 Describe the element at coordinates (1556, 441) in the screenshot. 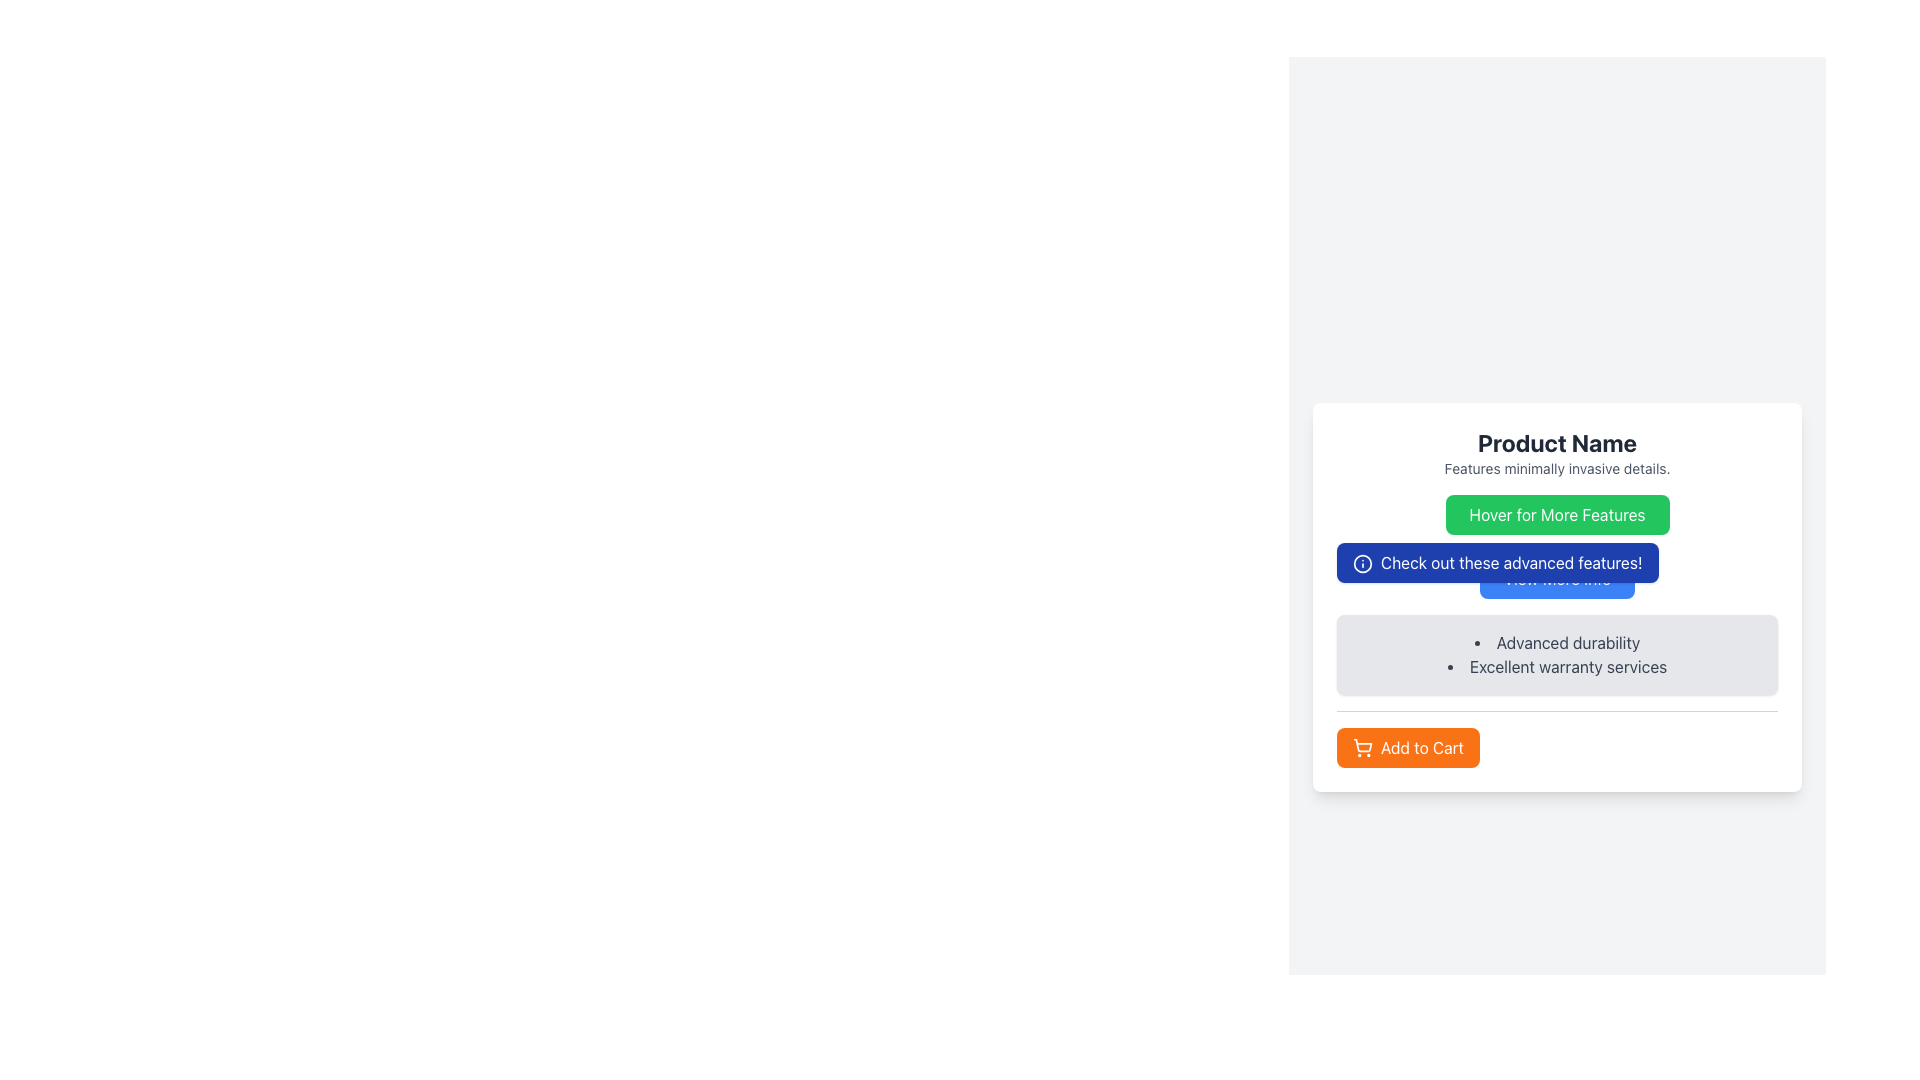

I see `the 'Product Name' heading, which is a bold and large-sized text styled in black font, located at the top of a card layout` at that location.